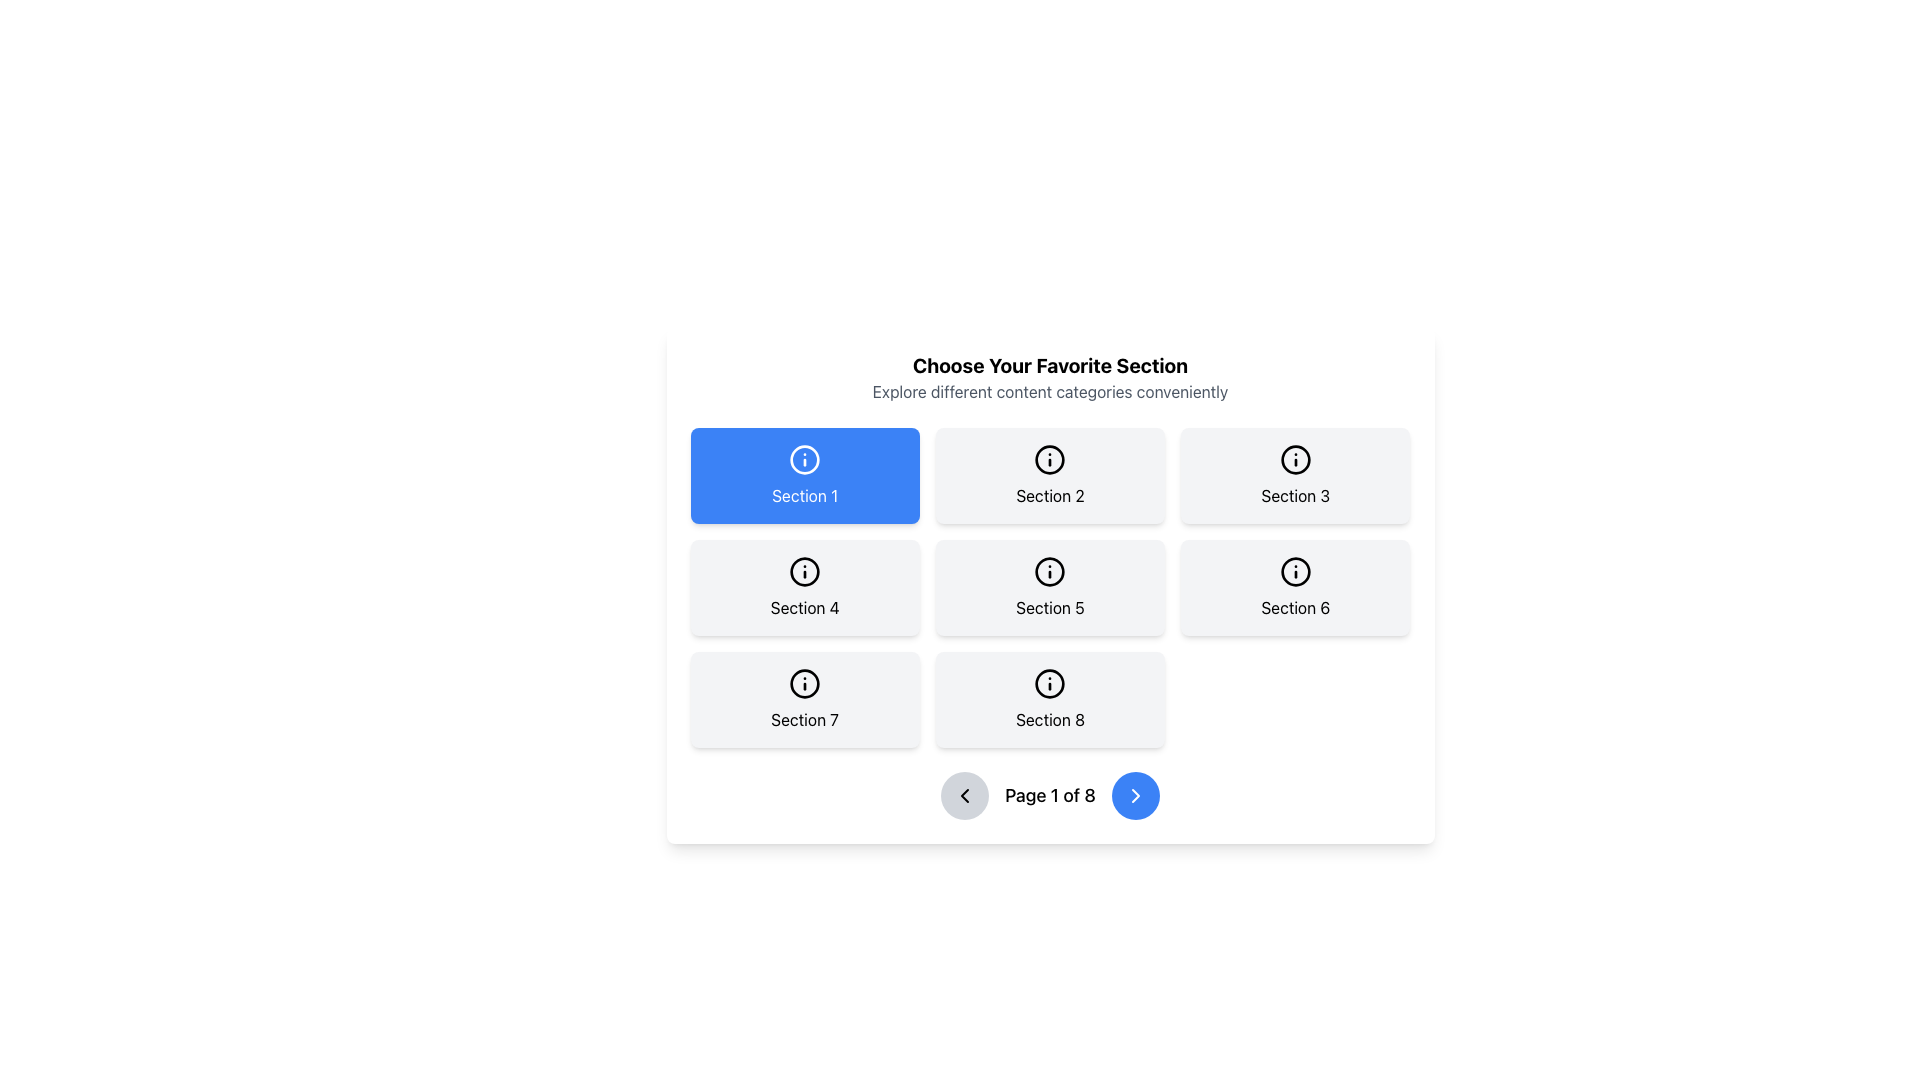 This screenshot has width=1920, height=1080. Describe the element at coordinates (965, 794) in the screenshot. I see `the pagination control button icon` at that location.